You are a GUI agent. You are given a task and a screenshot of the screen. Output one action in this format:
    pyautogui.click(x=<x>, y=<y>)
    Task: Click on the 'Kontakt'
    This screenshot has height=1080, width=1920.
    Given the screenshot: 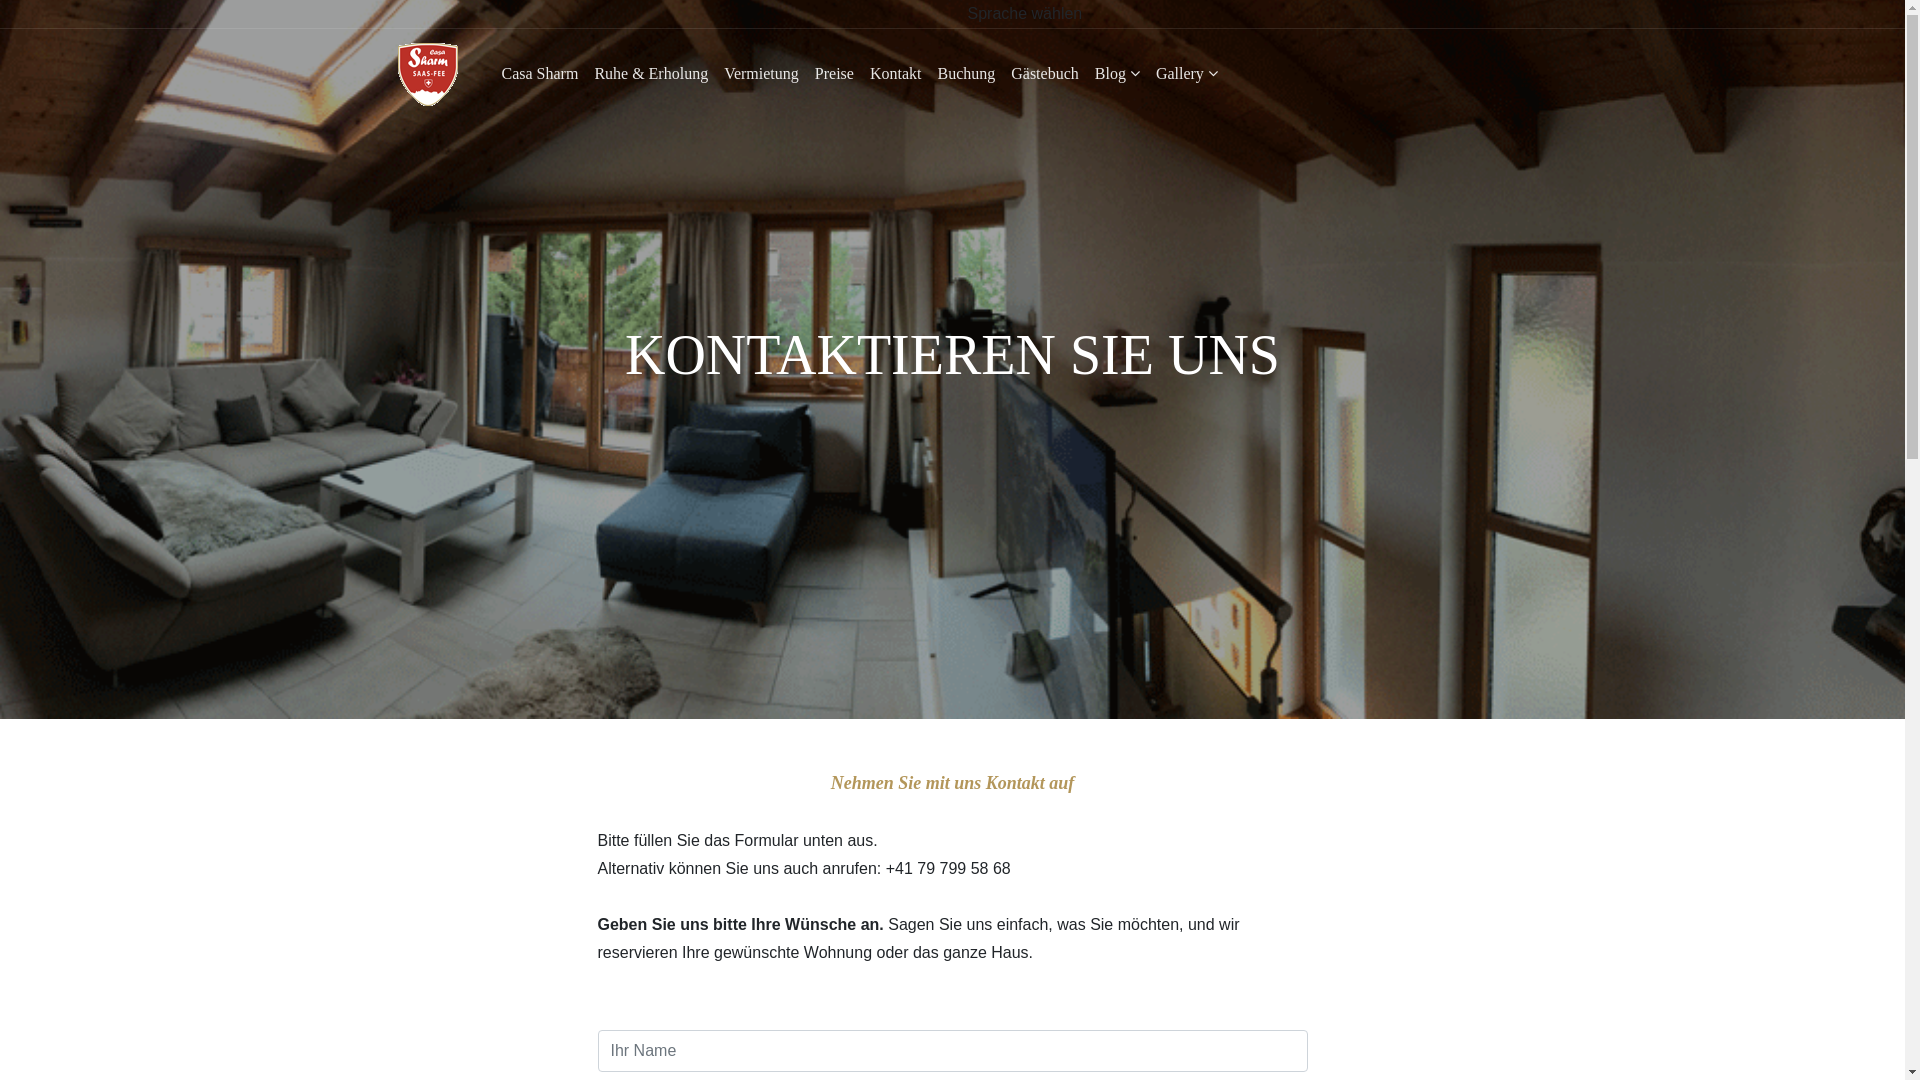 What is the action you would take?
    pyautogui.click(x=895, y=72)
    